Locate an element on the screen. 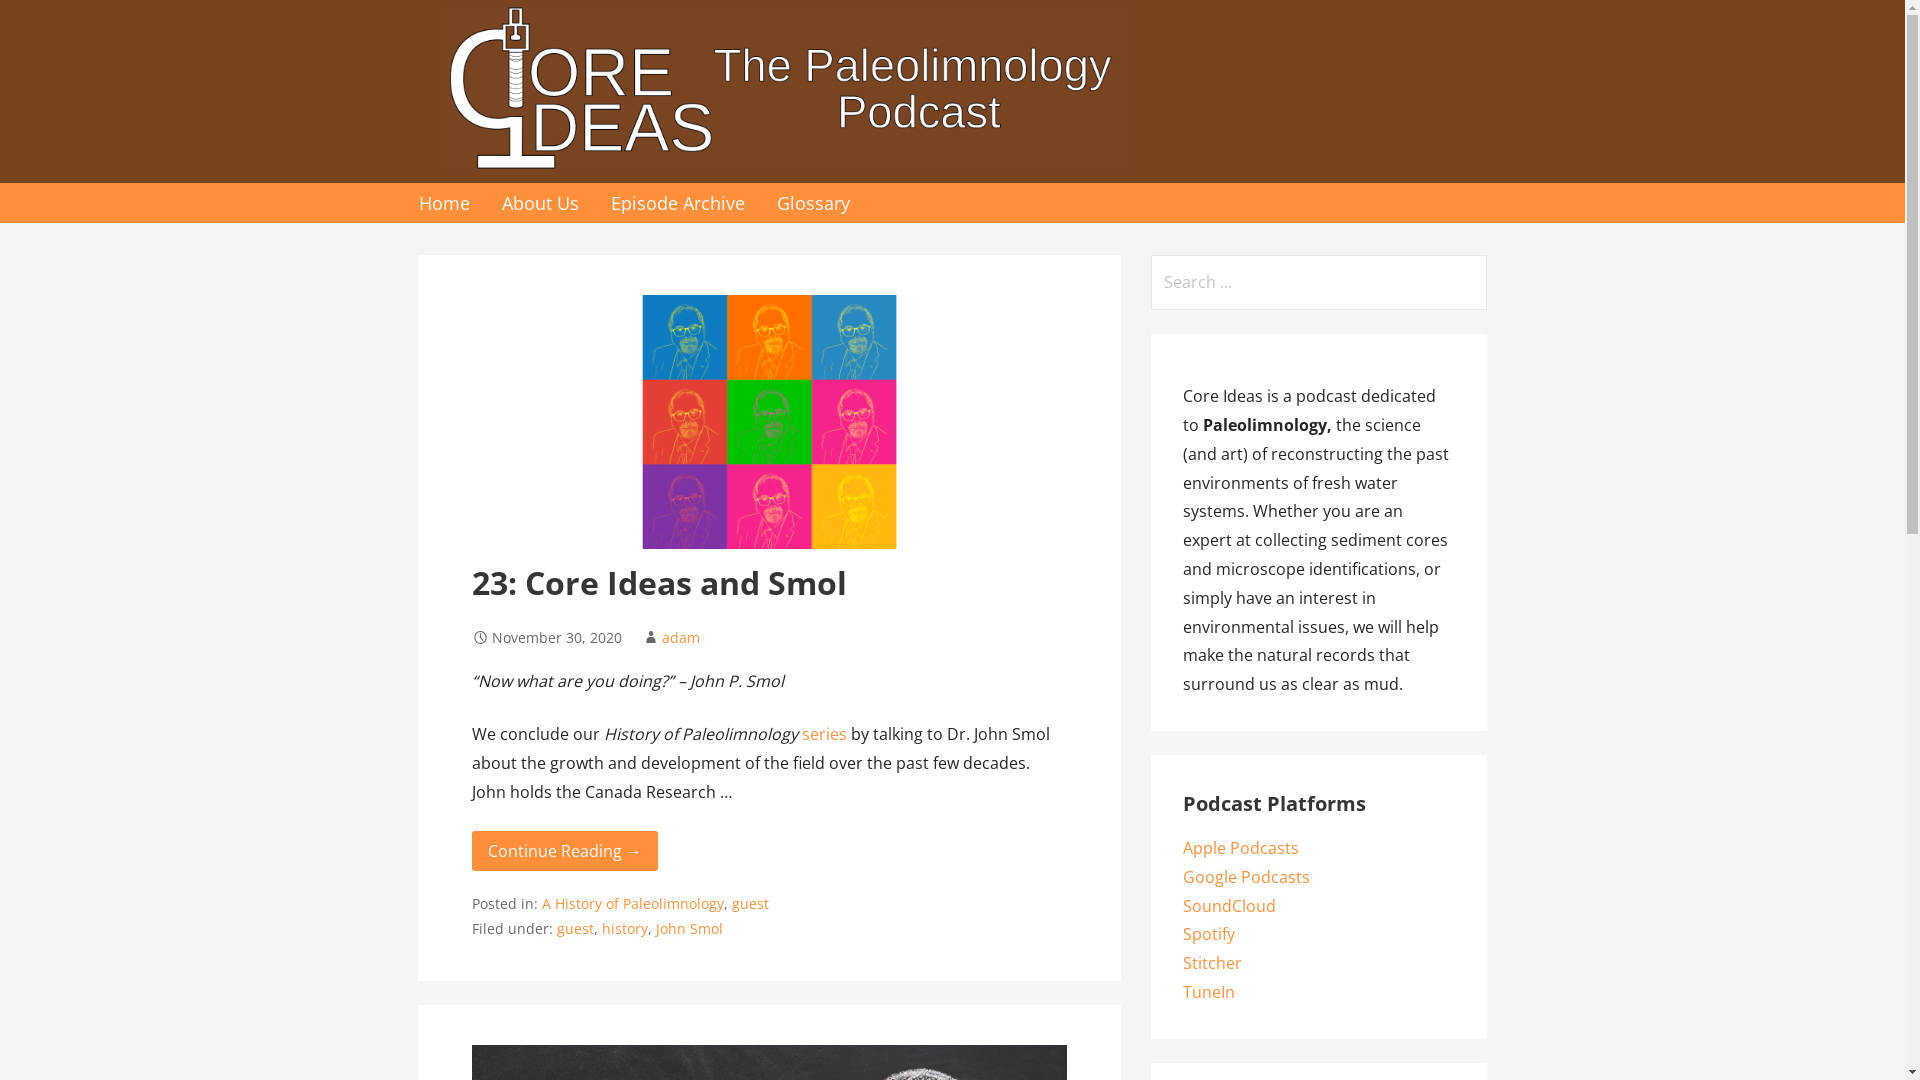 The height and width of the screenshot is (1080, 1920). 'John Smol' is located at coordinates (656, 928).